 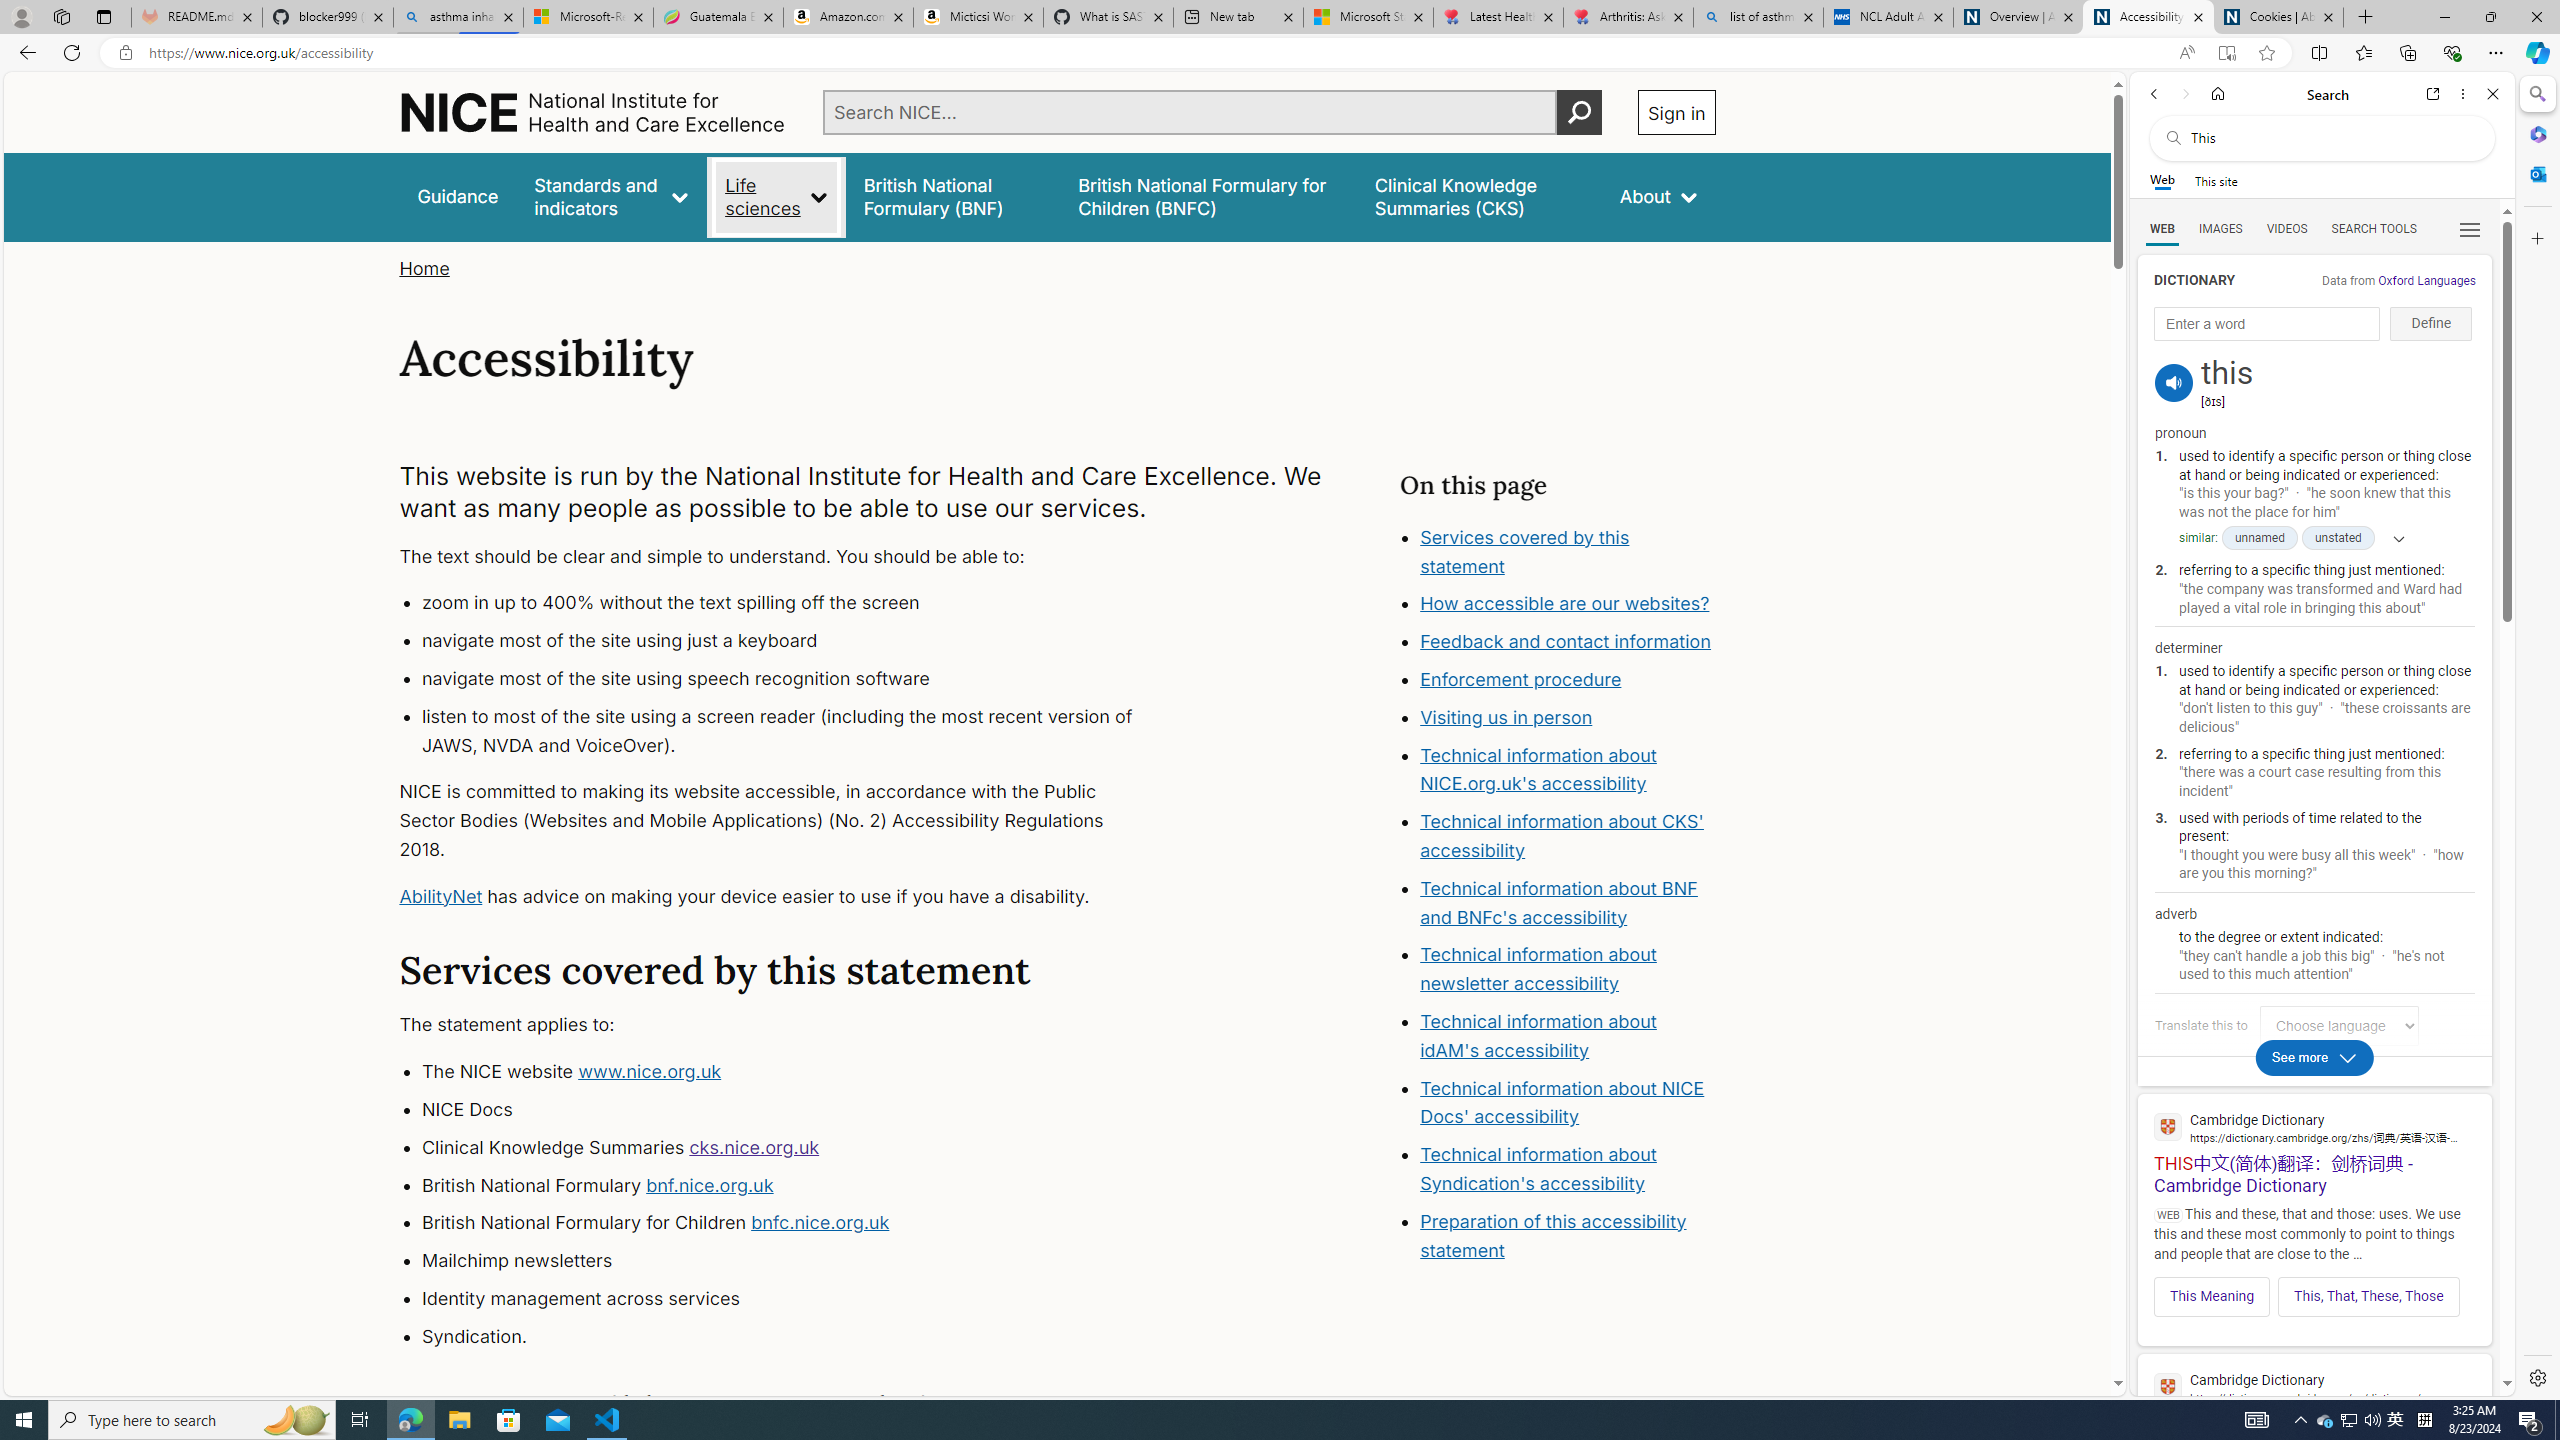 What do you see at coordinates (2314, 1386) in the screenshot?
I see `'Cambridge Dictionary'` at bounding box center [2314, 1386].